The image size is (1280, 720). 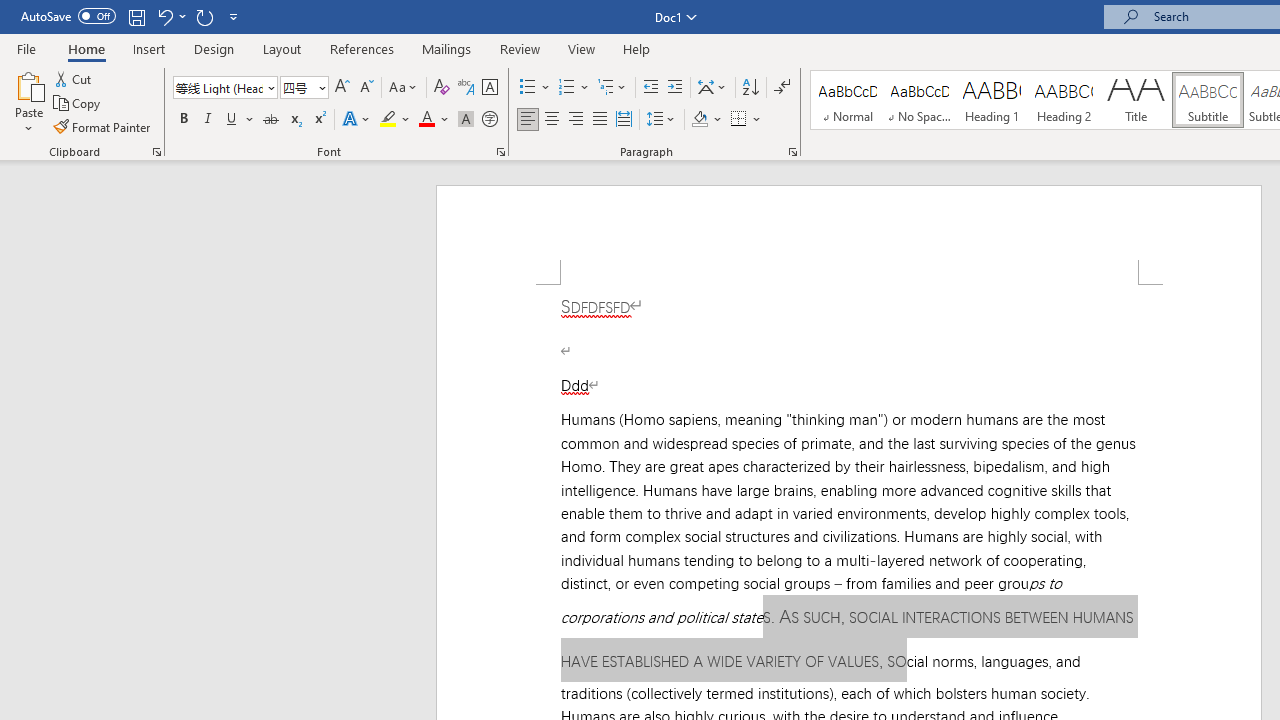 What do you see at coordinates (535, 86) in the screenshot?
I see `'Bullets'` at bounding box center [535, 86].